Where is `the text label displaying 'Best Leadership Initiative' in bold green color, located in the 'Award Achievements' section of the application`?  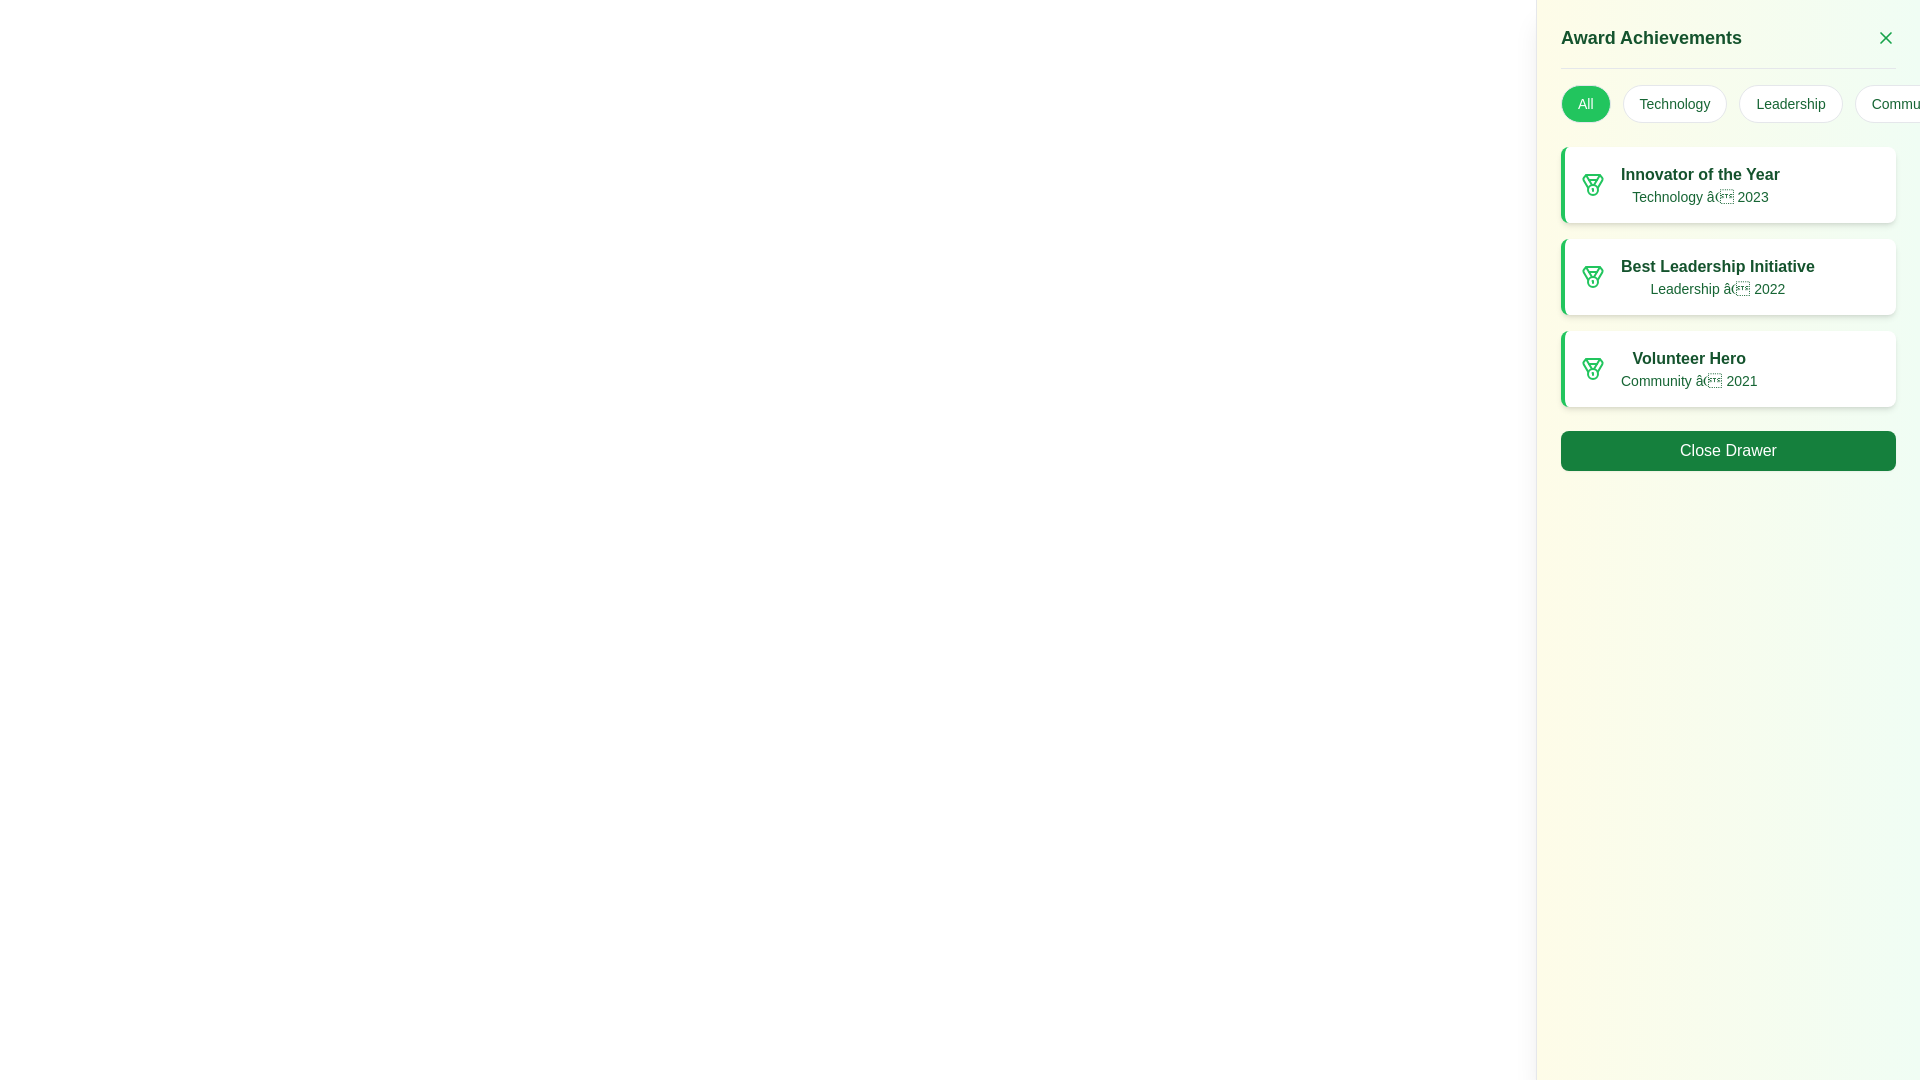
the text label displaying 'Best Leadership Initiative' in bold green color, located in the 'Award Achievements' section of the application is located at coordinates (1717, 265).